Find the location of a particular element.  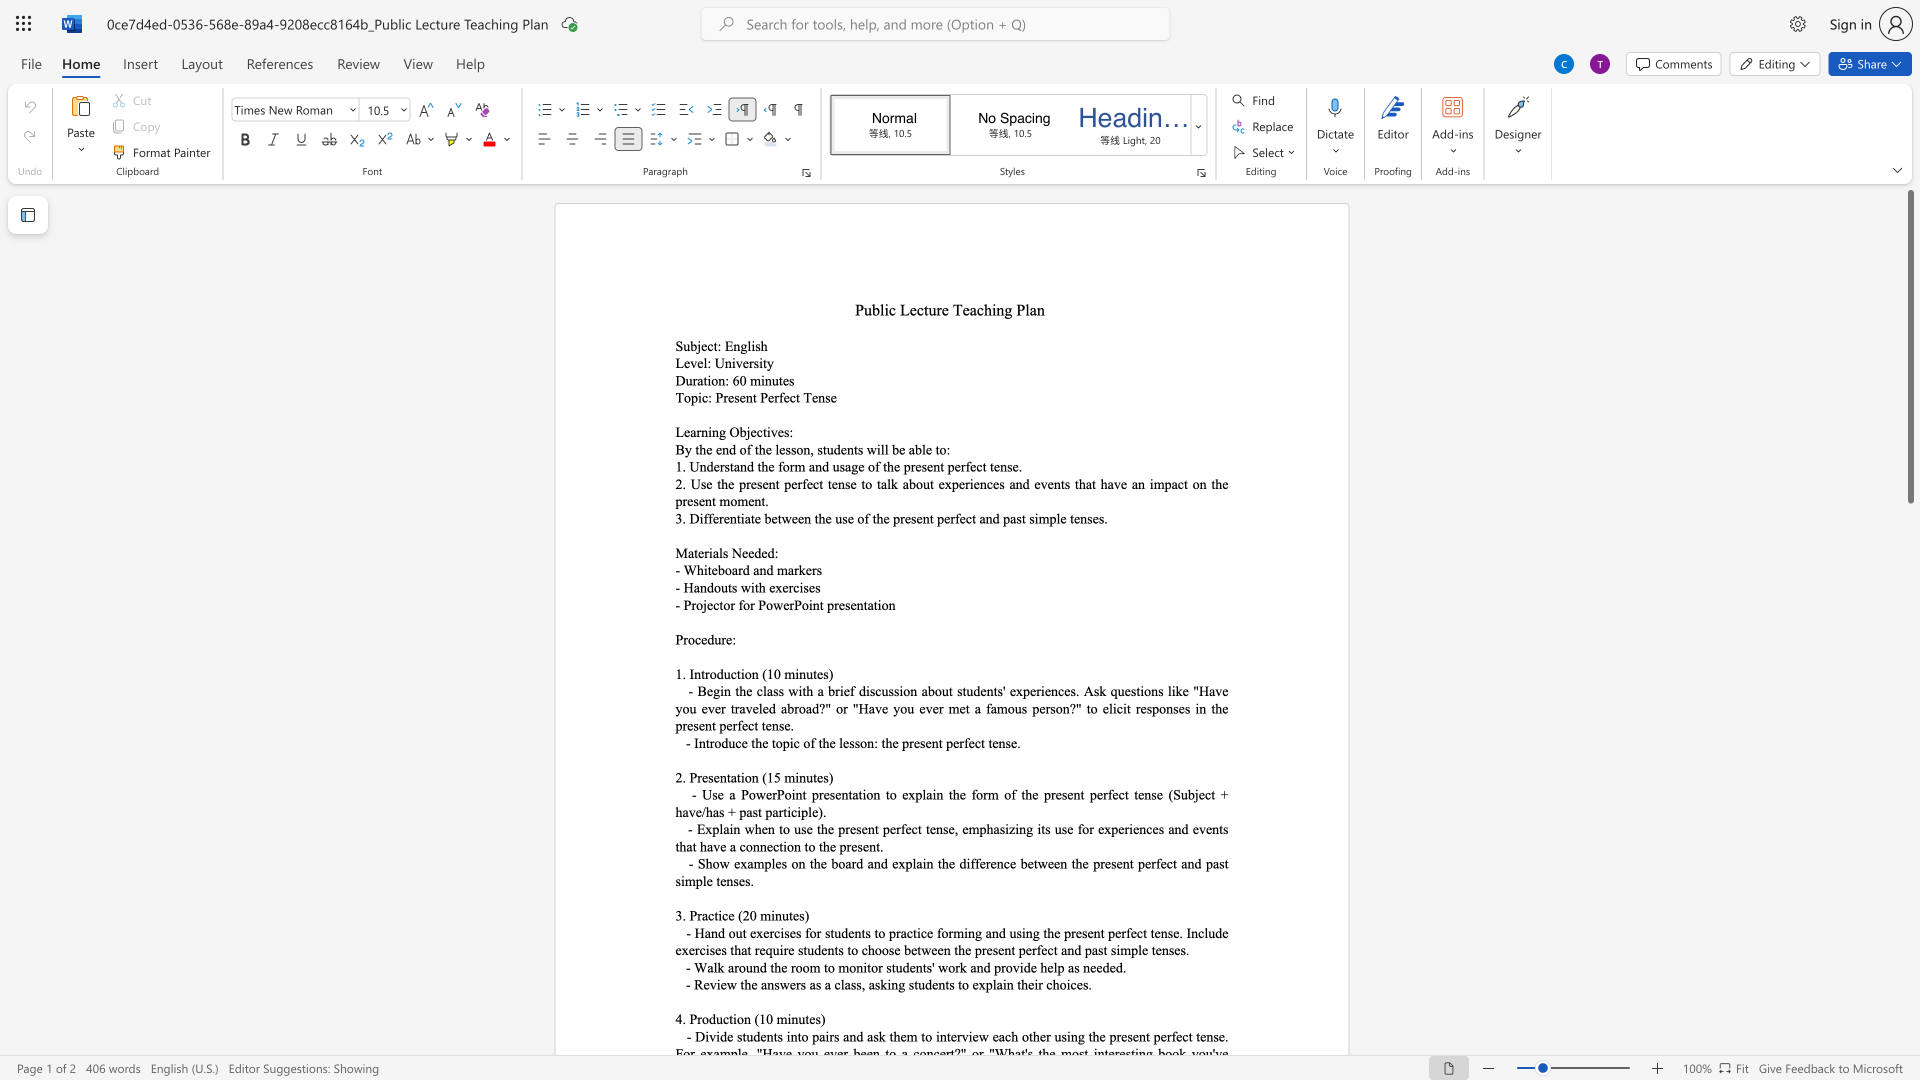

the space between the continuous character "s" and ")" in the text is located at coordinates (828, 674).